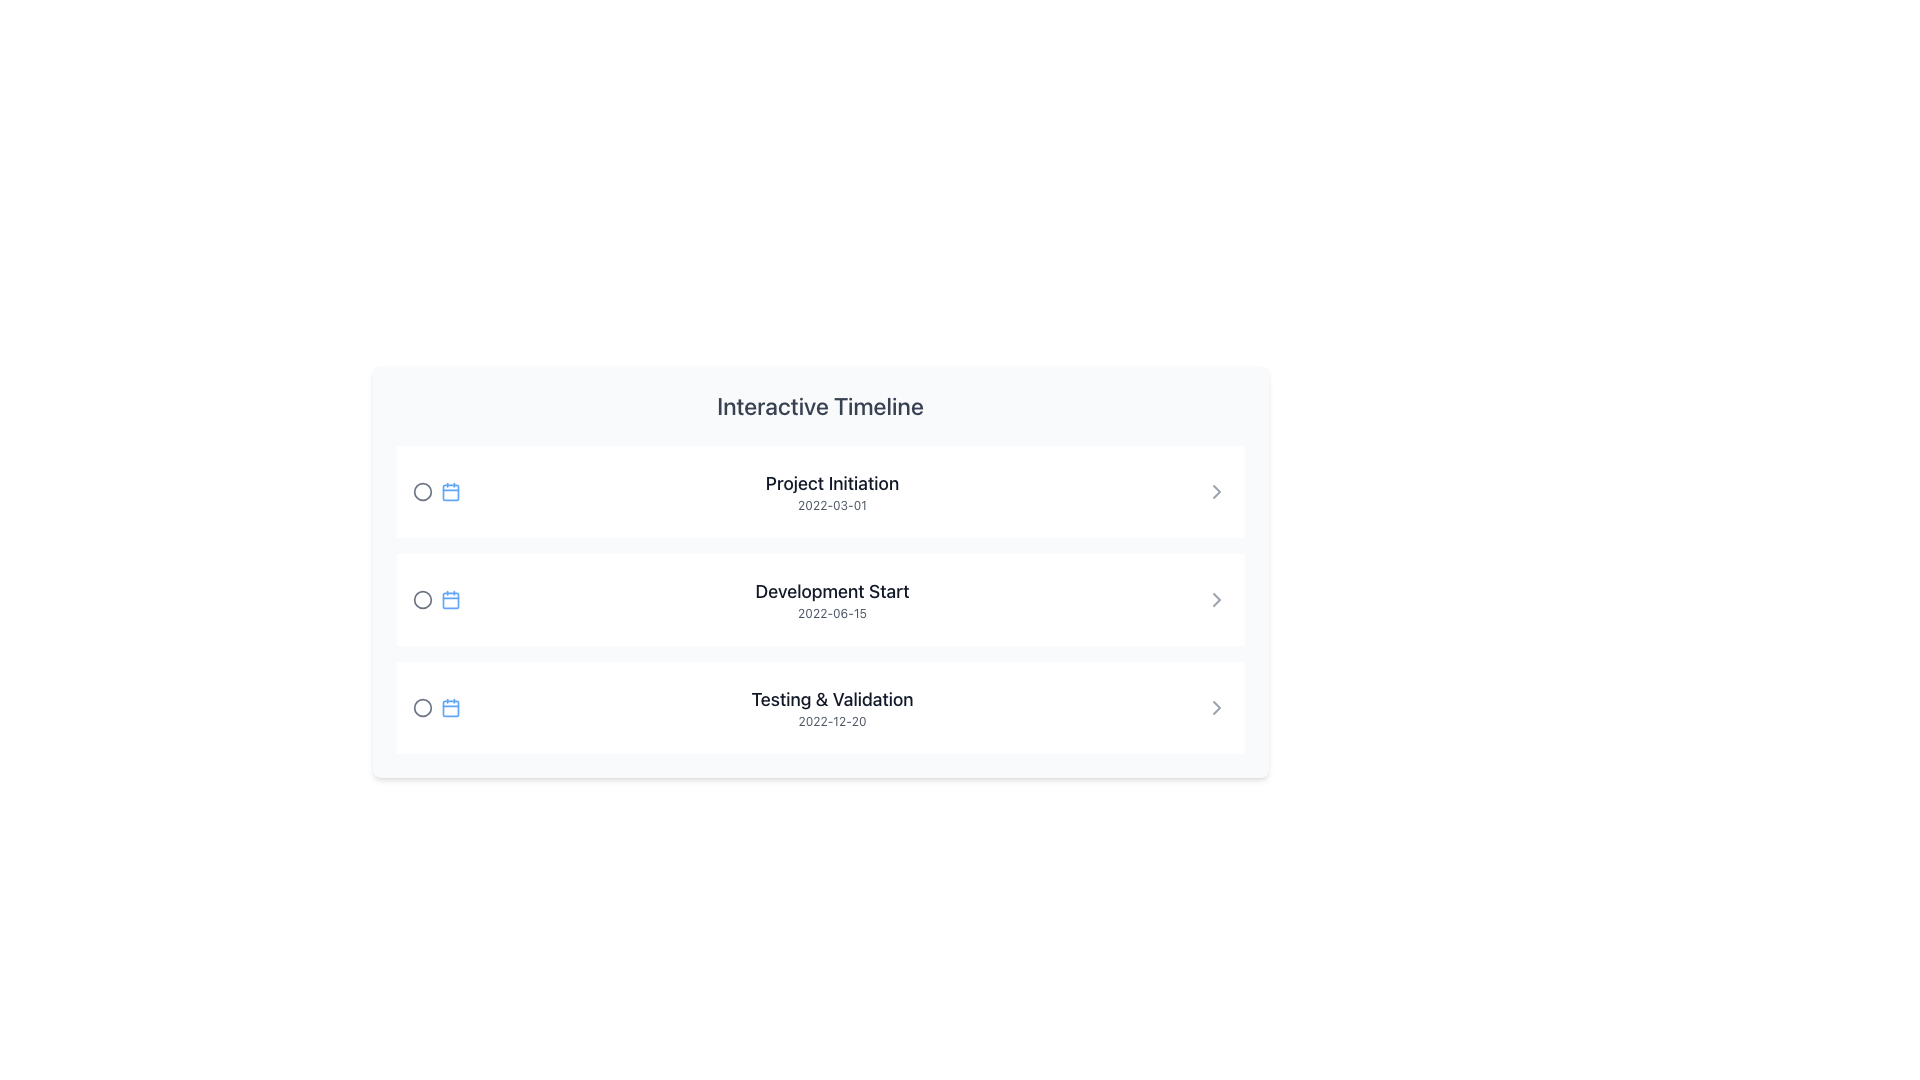 The width and height of the screenshot is (1920, 1080). What do you see at coordinates (421, 707) in the screenshot?
I see `the gray circular icon located in the left section of the third entry in the 'Interactive Timeline' list` at bounding box center [421, 707].